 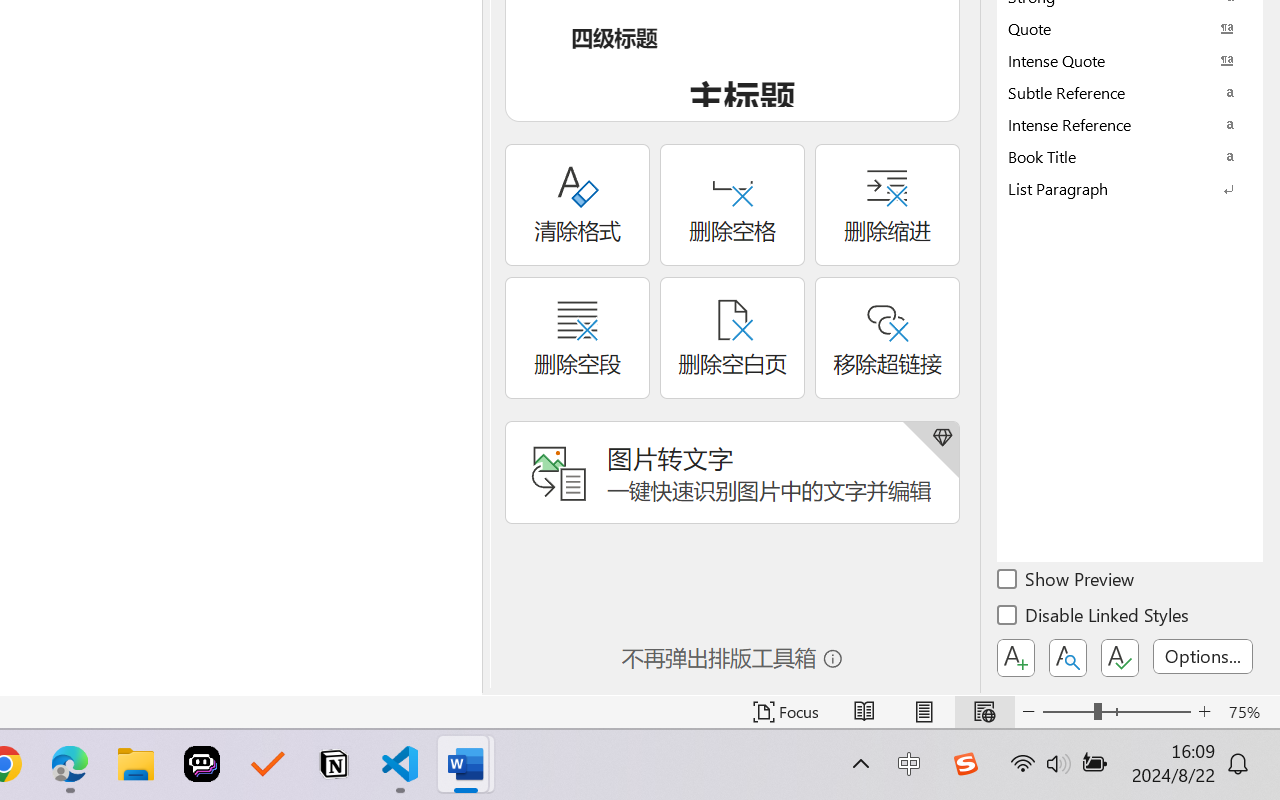 What do you see at coordinates (1094, 618) in the screenshot?
I see `'Disable Linked Styles'` at bounding box center [1094, 618].